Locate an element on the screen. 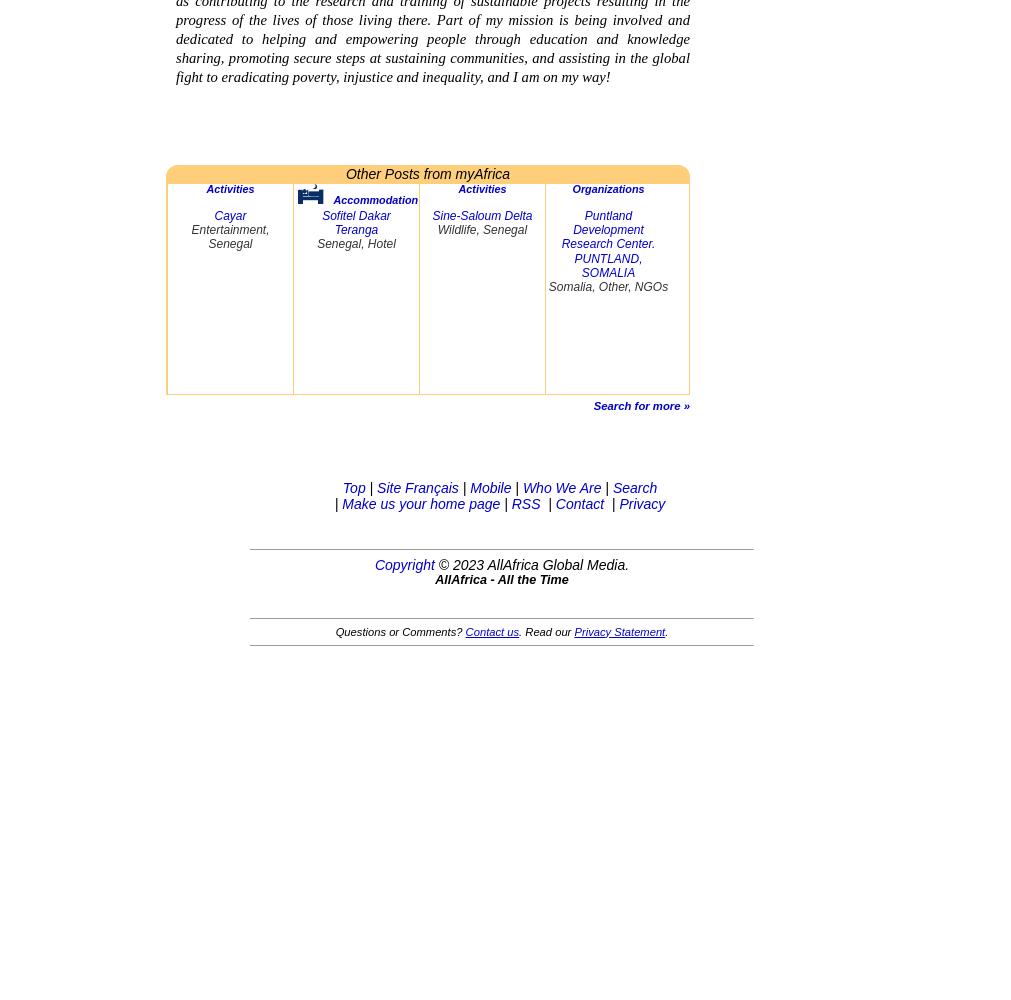  'Site Français' is located at coordinates (376, 486).